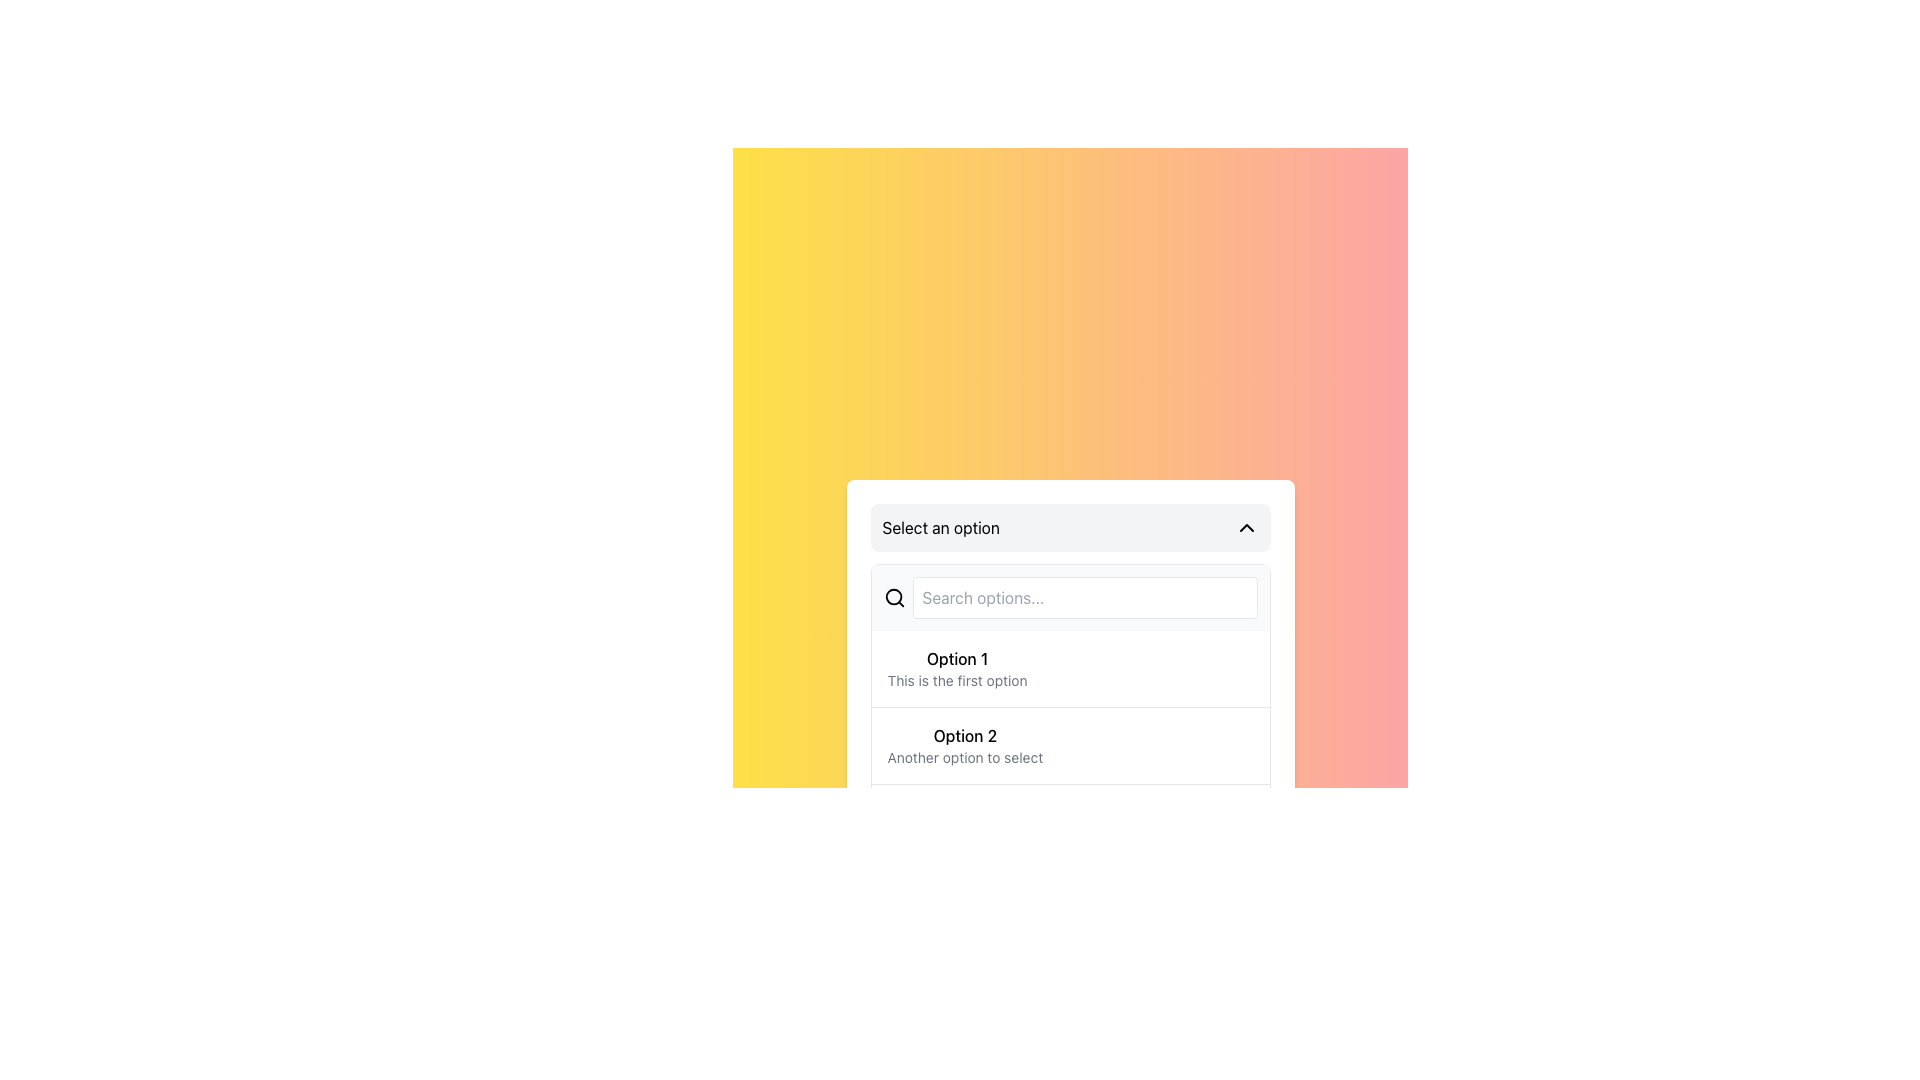  What do you see at coordinates (892, 596) in the screenshot?
I see `the search icon located inside the light-gray bar to the left of the text input area` at bounding box center [892, 596].